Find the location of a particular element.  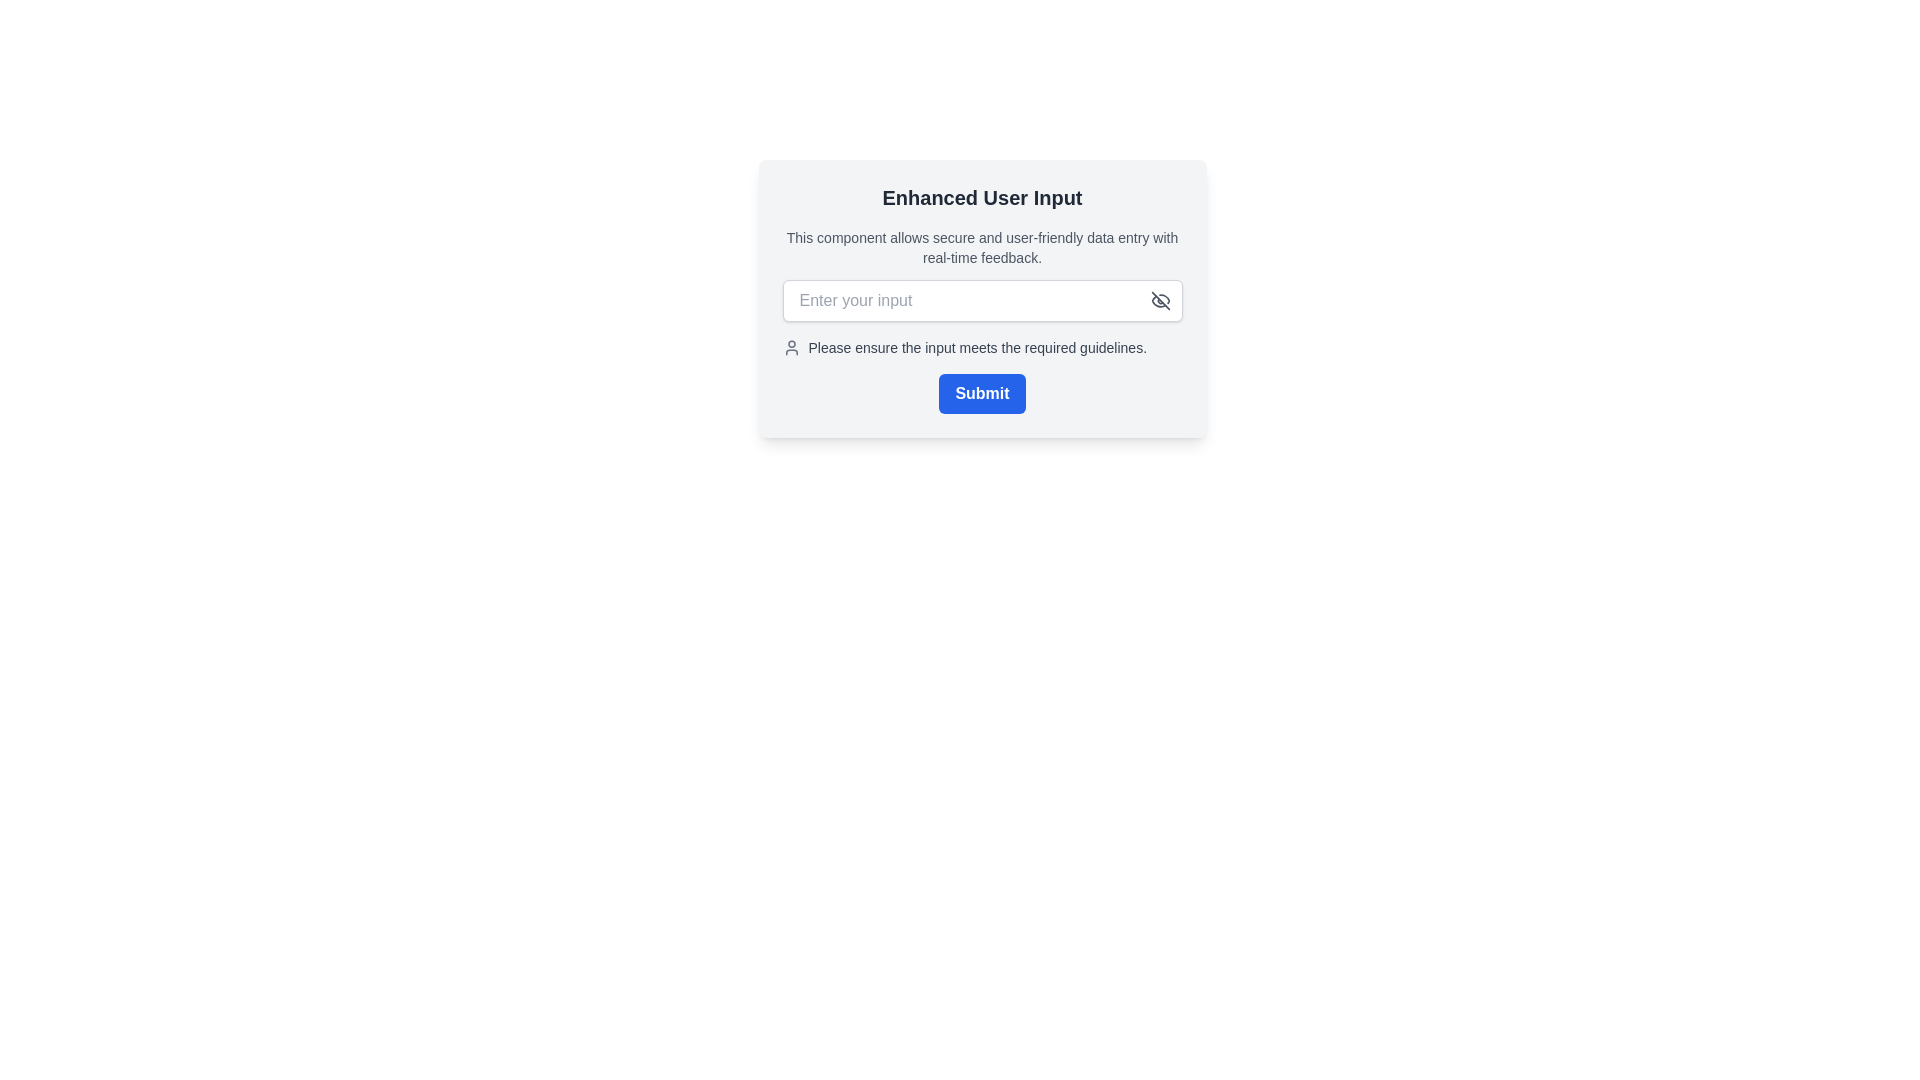

the informational text that reads 'This component allows secure and user-friendly data entry with real-time feedback.' which is styled with a small font size and gray color, located beneath the heading 'Enhanced User Input.' is located at coordinates (982, 246).